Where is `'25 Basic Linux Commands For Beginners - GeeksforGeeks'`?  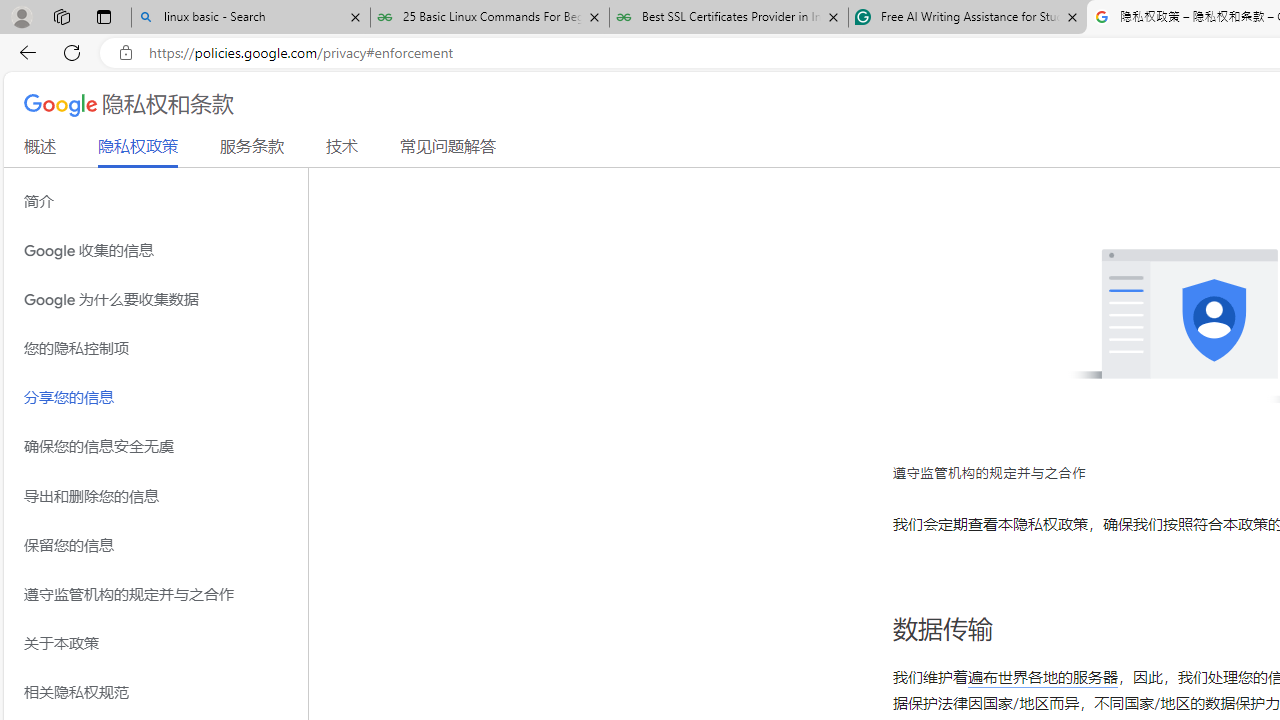
'25 Basic Linux Commands For Beginners - GeeksforGeeks' is located at coordinates (490, 17).